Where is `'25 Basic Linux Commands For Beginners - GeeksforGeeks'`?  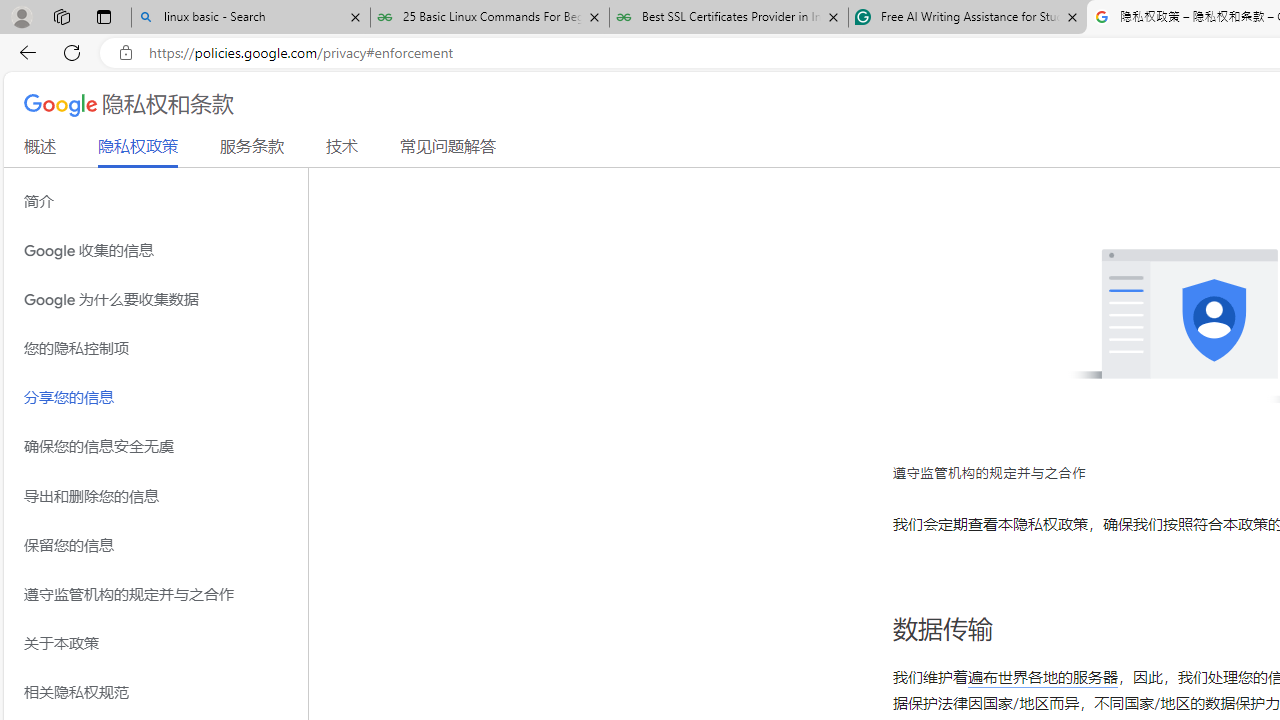
'25 Basic Linux Commands For Beginners - GeeksforGeeks' is located at coordinates (490, 17).